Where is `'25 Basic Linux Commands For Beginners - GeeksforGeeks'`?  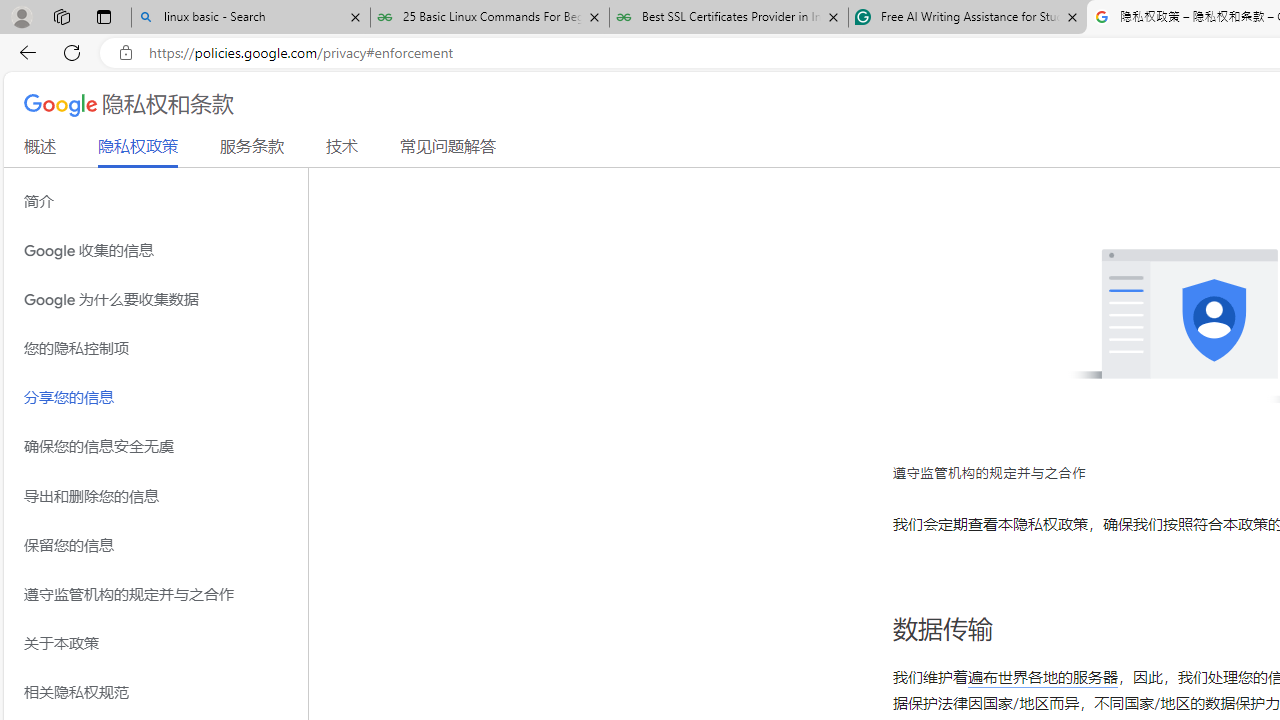
'25 Basic Linux Commands For Beginners - GeeksforGeeks' is located at coordinates (490, 17).